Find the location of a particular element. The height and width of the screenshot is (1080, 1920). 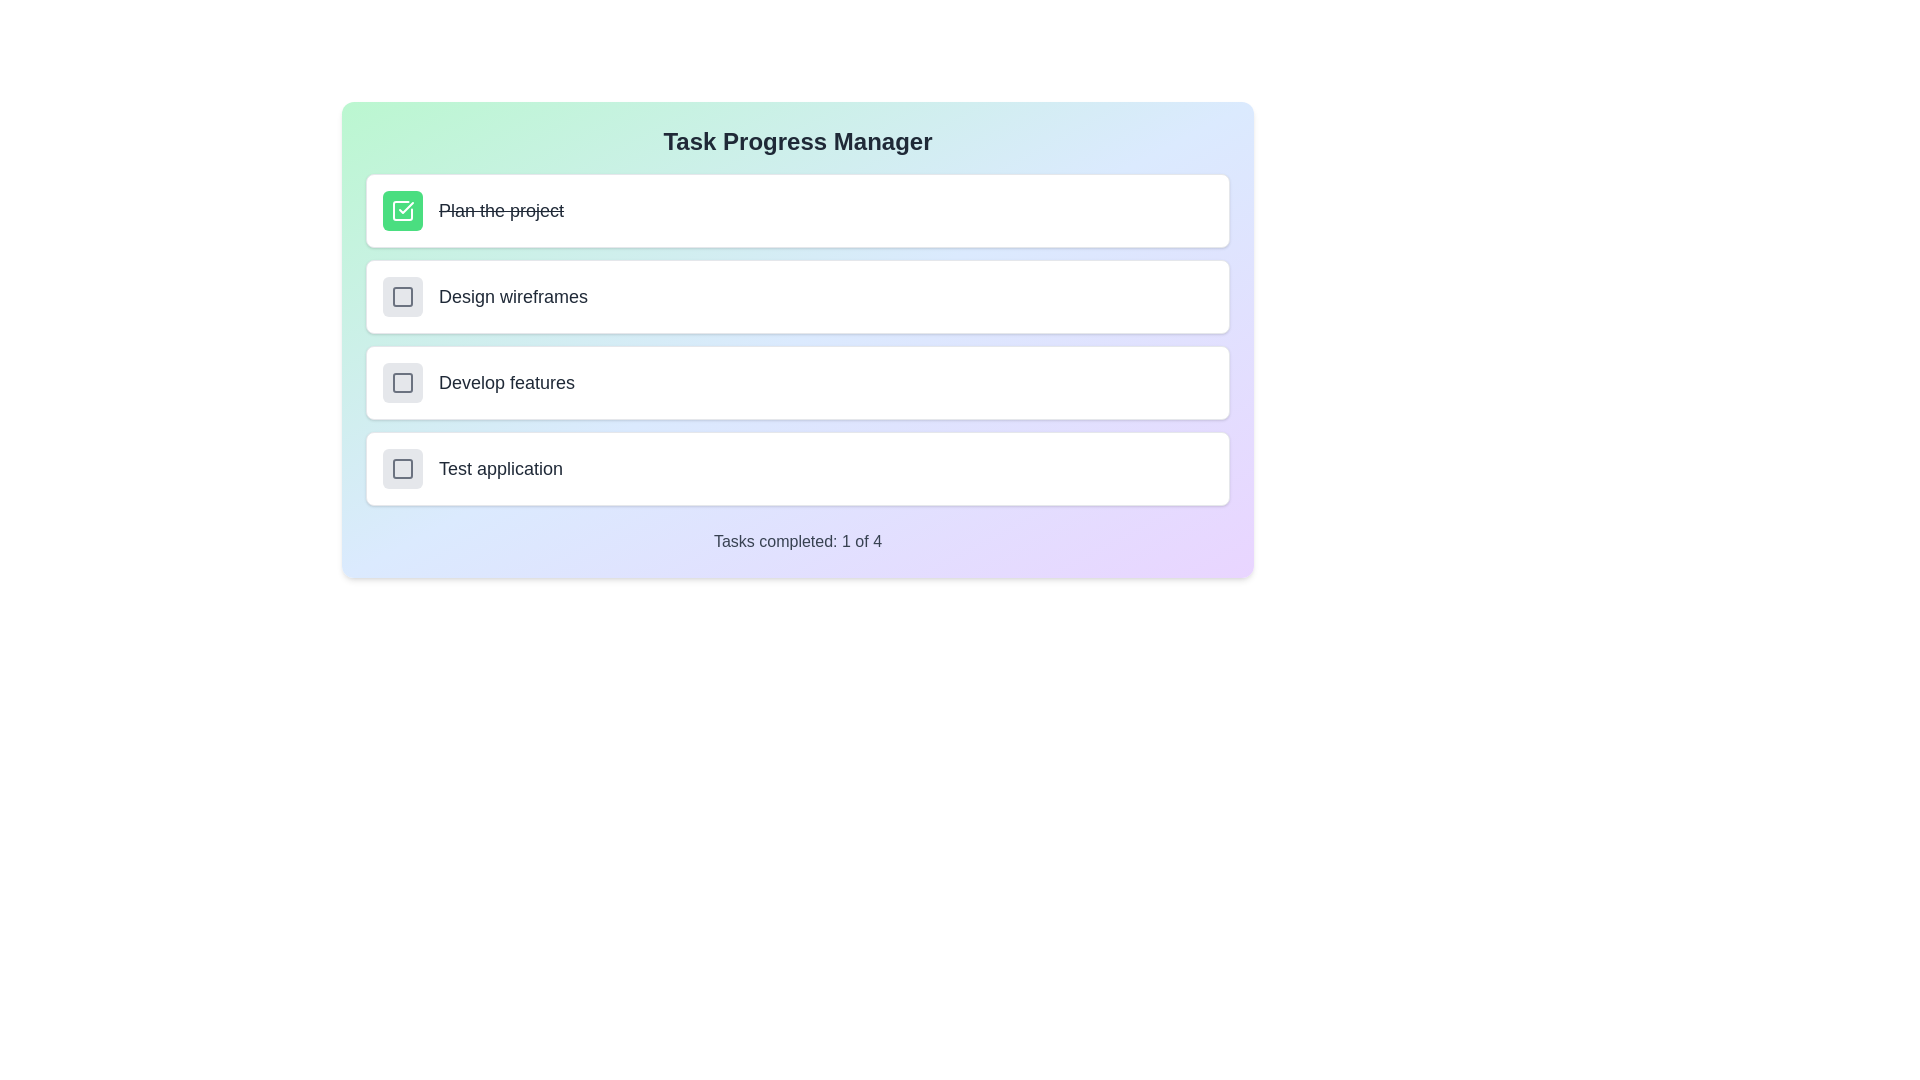

the checkbox element, which is a square-shaped icon with rounded corners, gray background, and border, located to the left of the text 'Test application' is located at coordinates (402, 469).